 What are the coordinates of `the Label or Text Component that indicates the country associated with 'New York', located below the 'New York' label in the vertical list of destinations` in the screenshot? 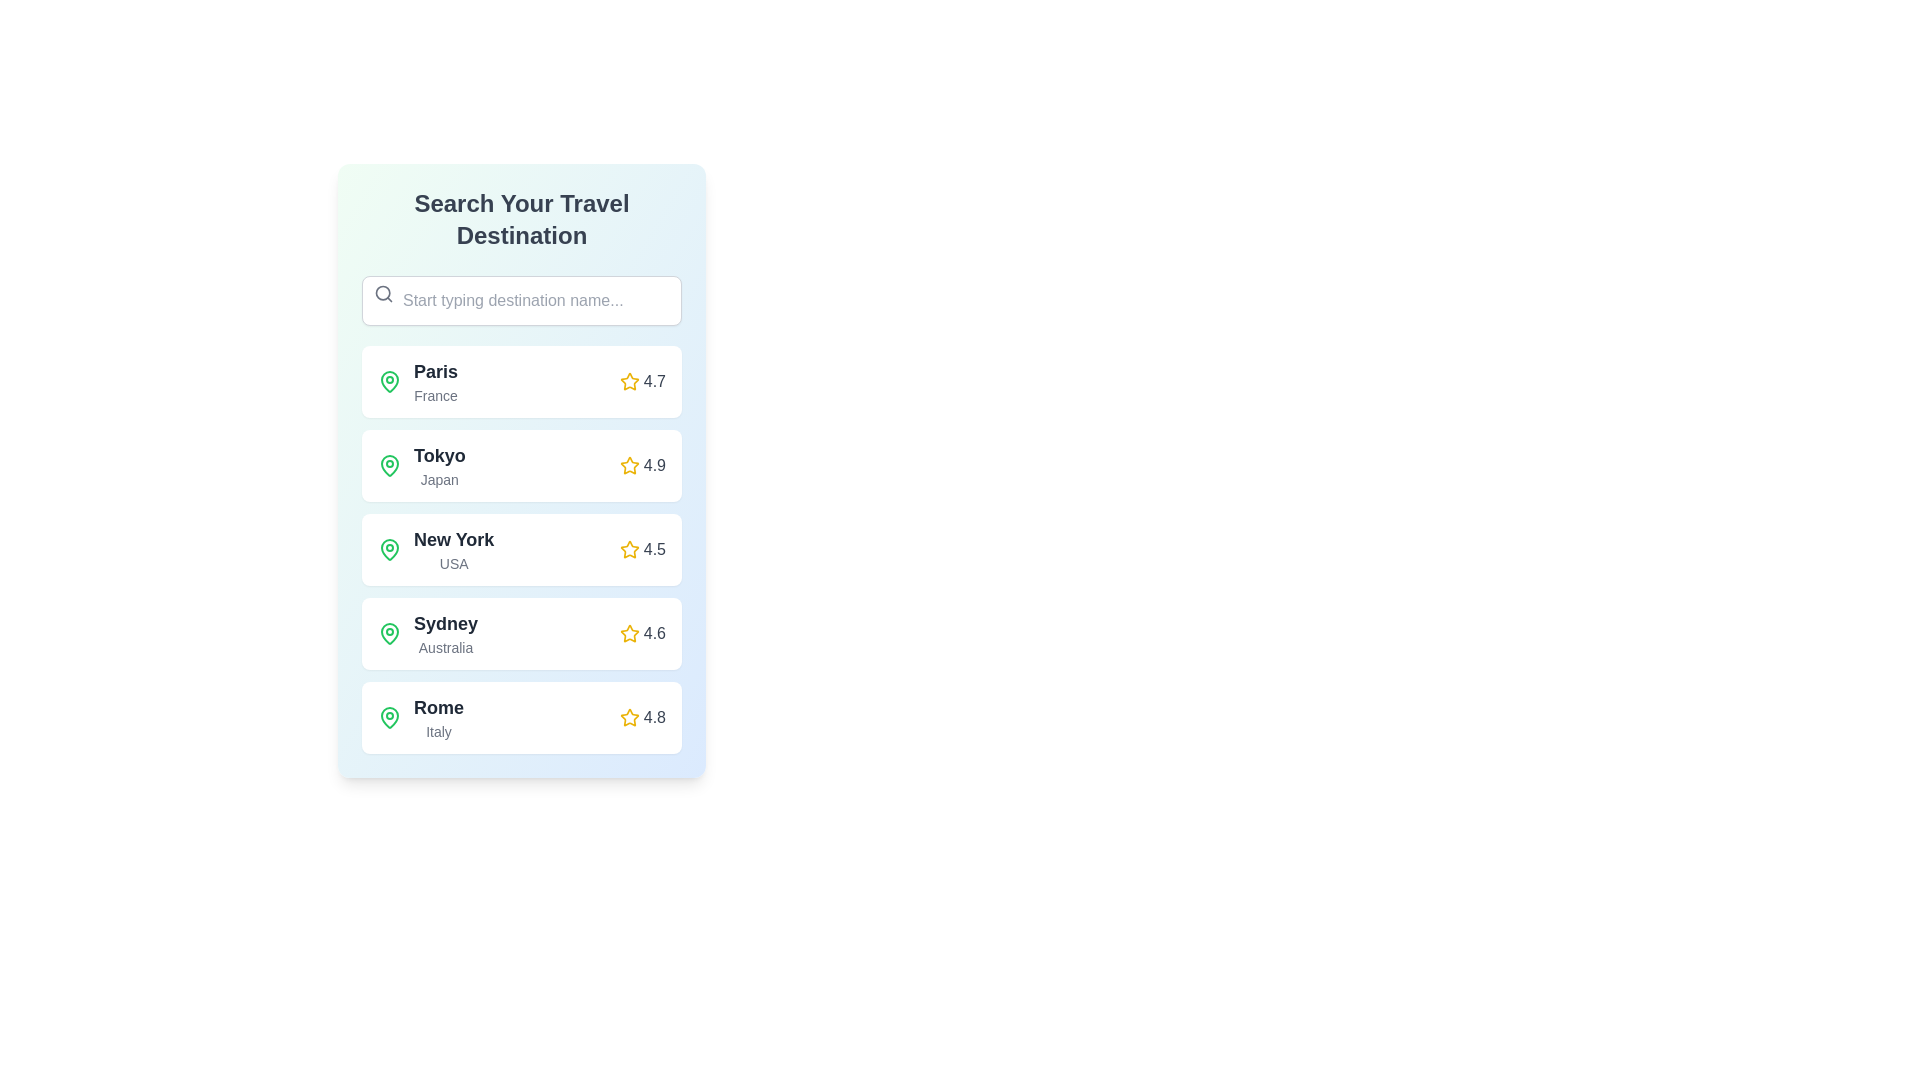 It's located at (453, 563).